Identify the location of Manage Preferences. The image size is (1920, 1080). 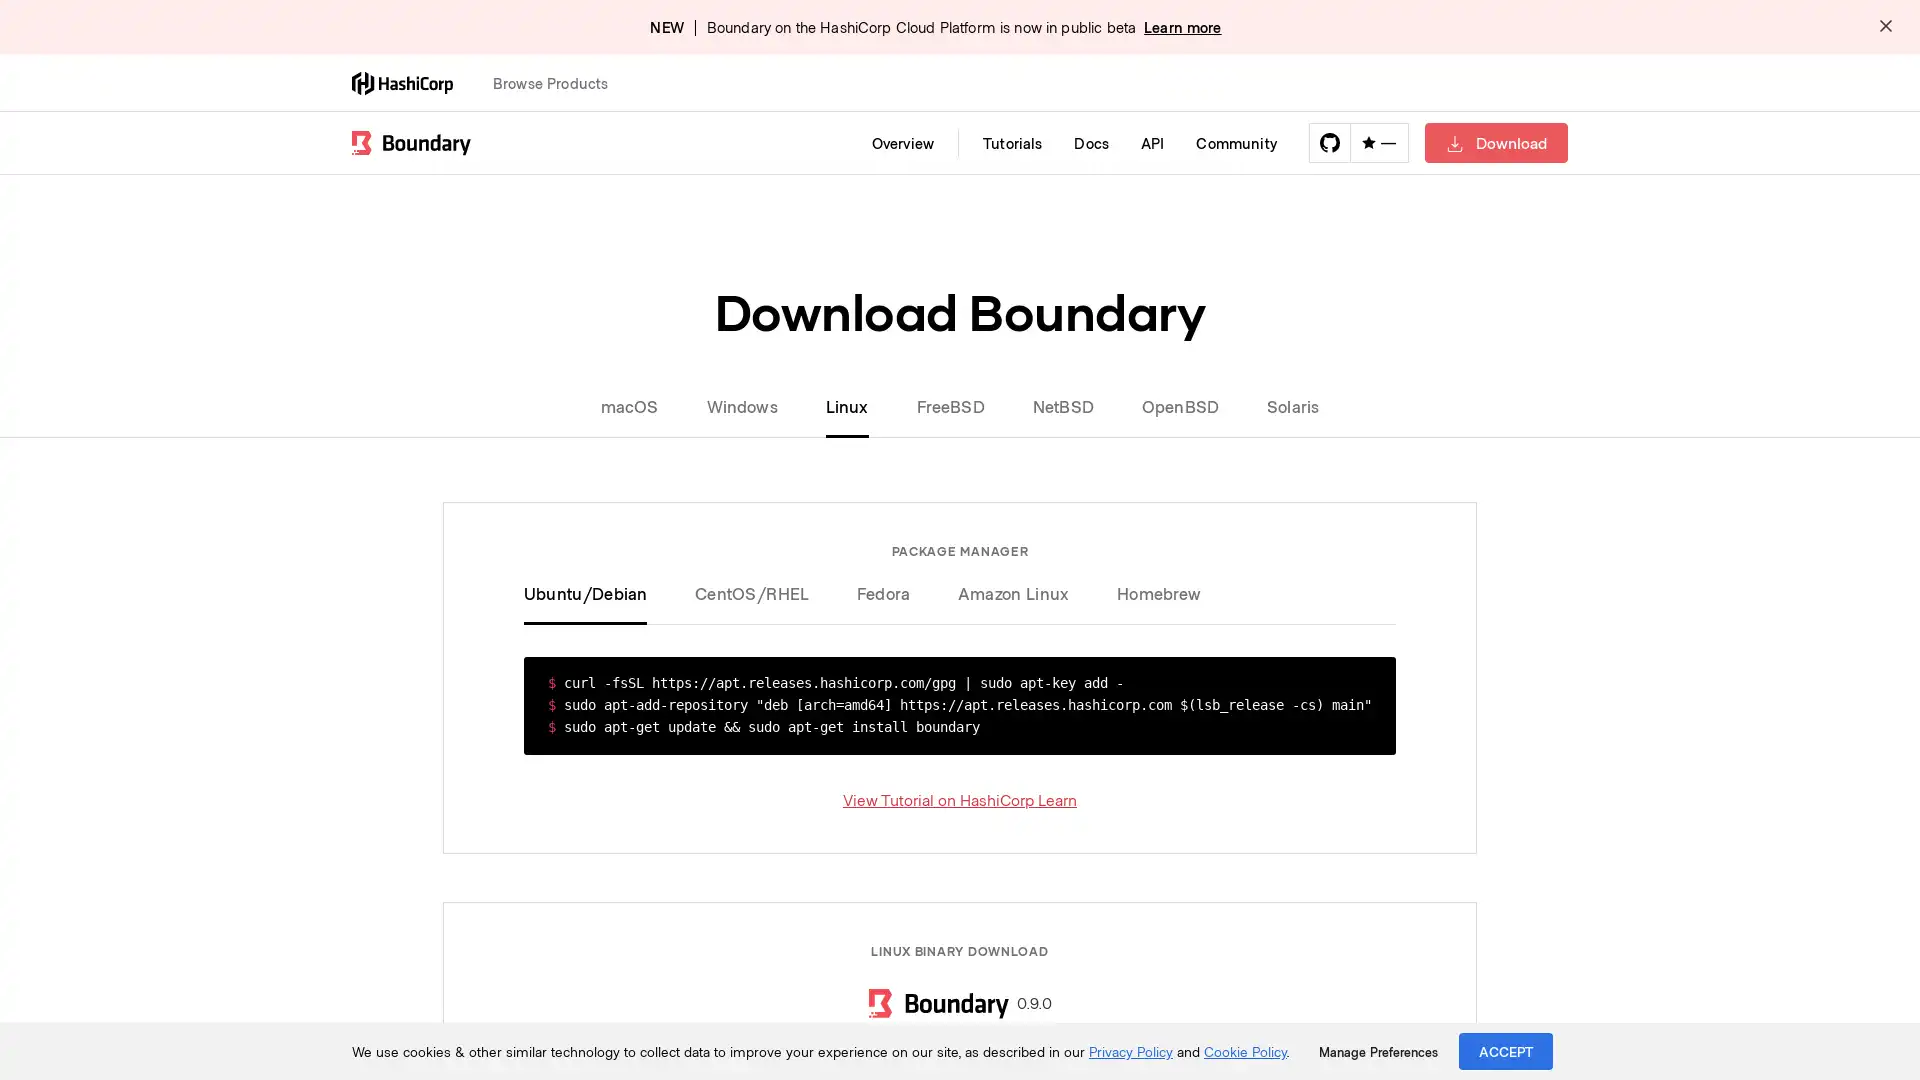
(1377, 1051).